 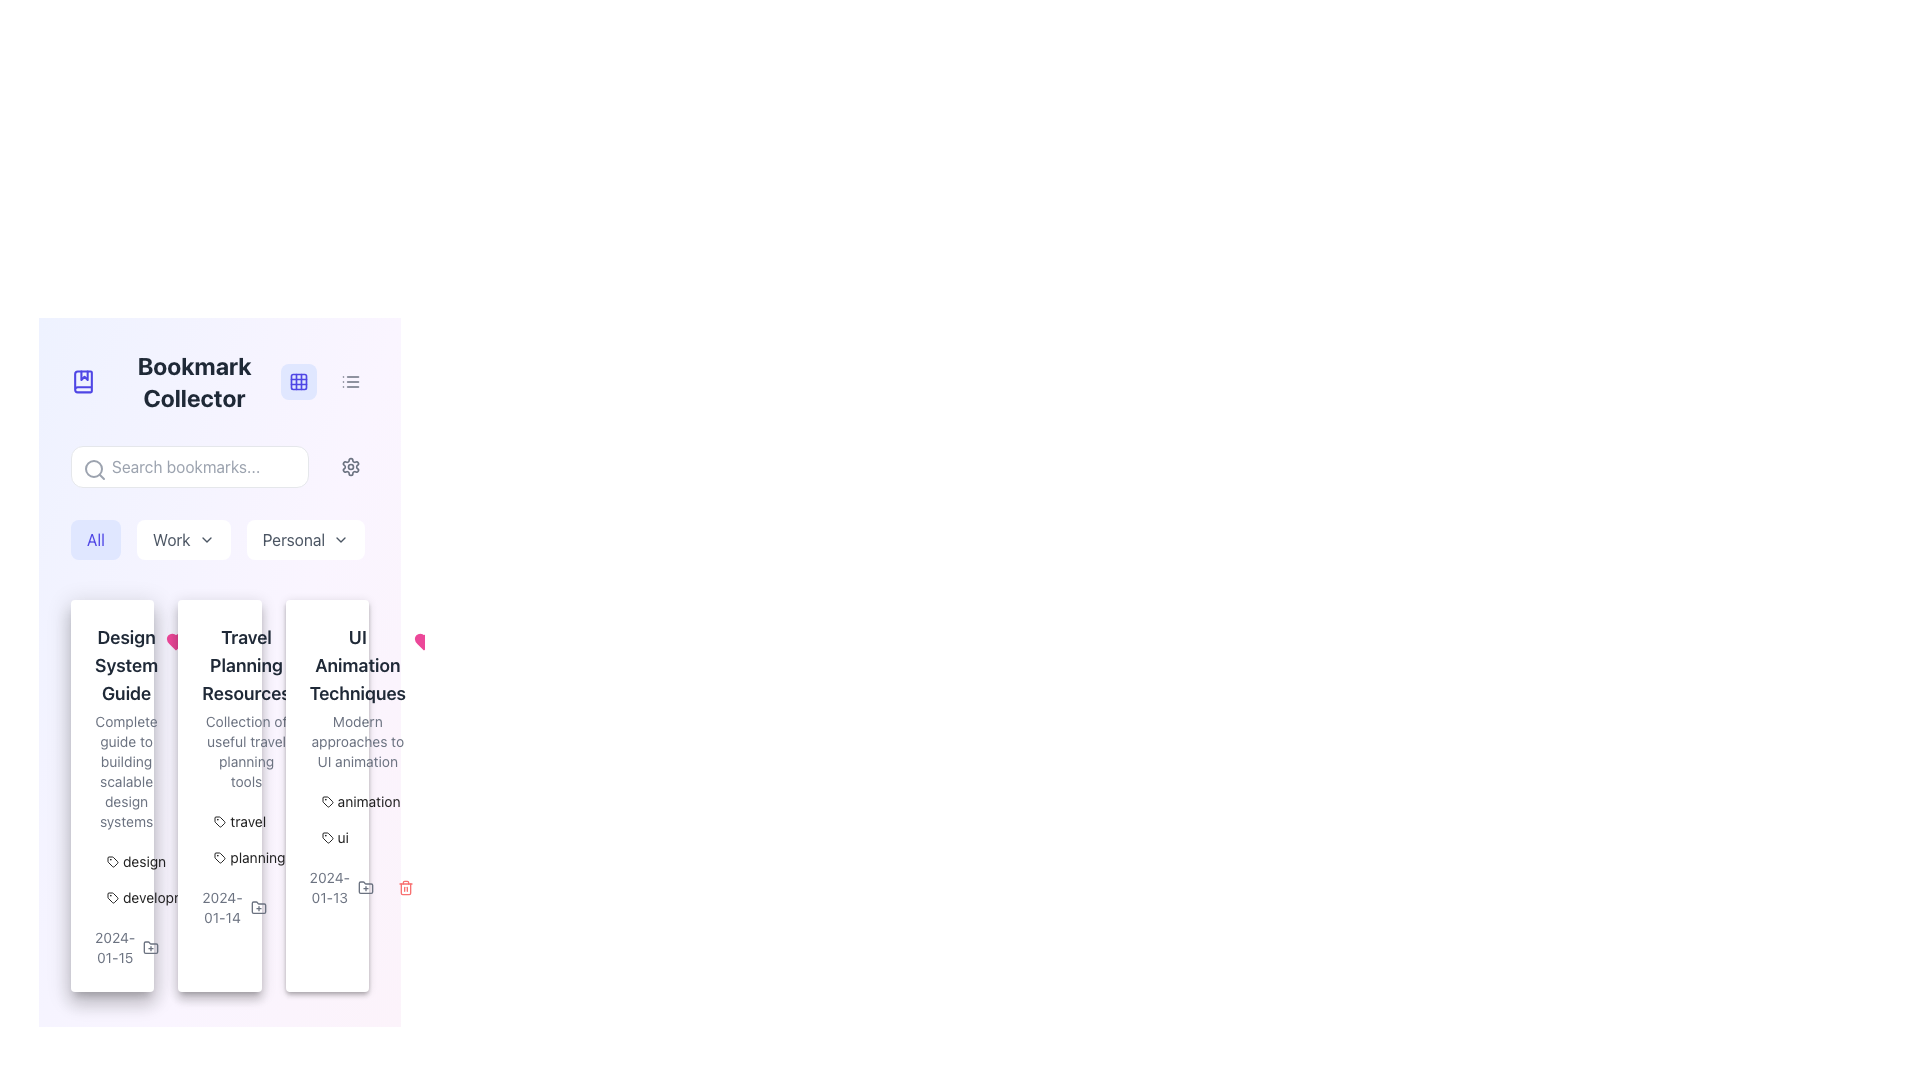 What do you see at coordinates (183, 540) in the screenshot?
I see `the Dropdown button located in the second position of the horizontal list below the search bar for keyboard interaction` at bounding box center [183, 540].